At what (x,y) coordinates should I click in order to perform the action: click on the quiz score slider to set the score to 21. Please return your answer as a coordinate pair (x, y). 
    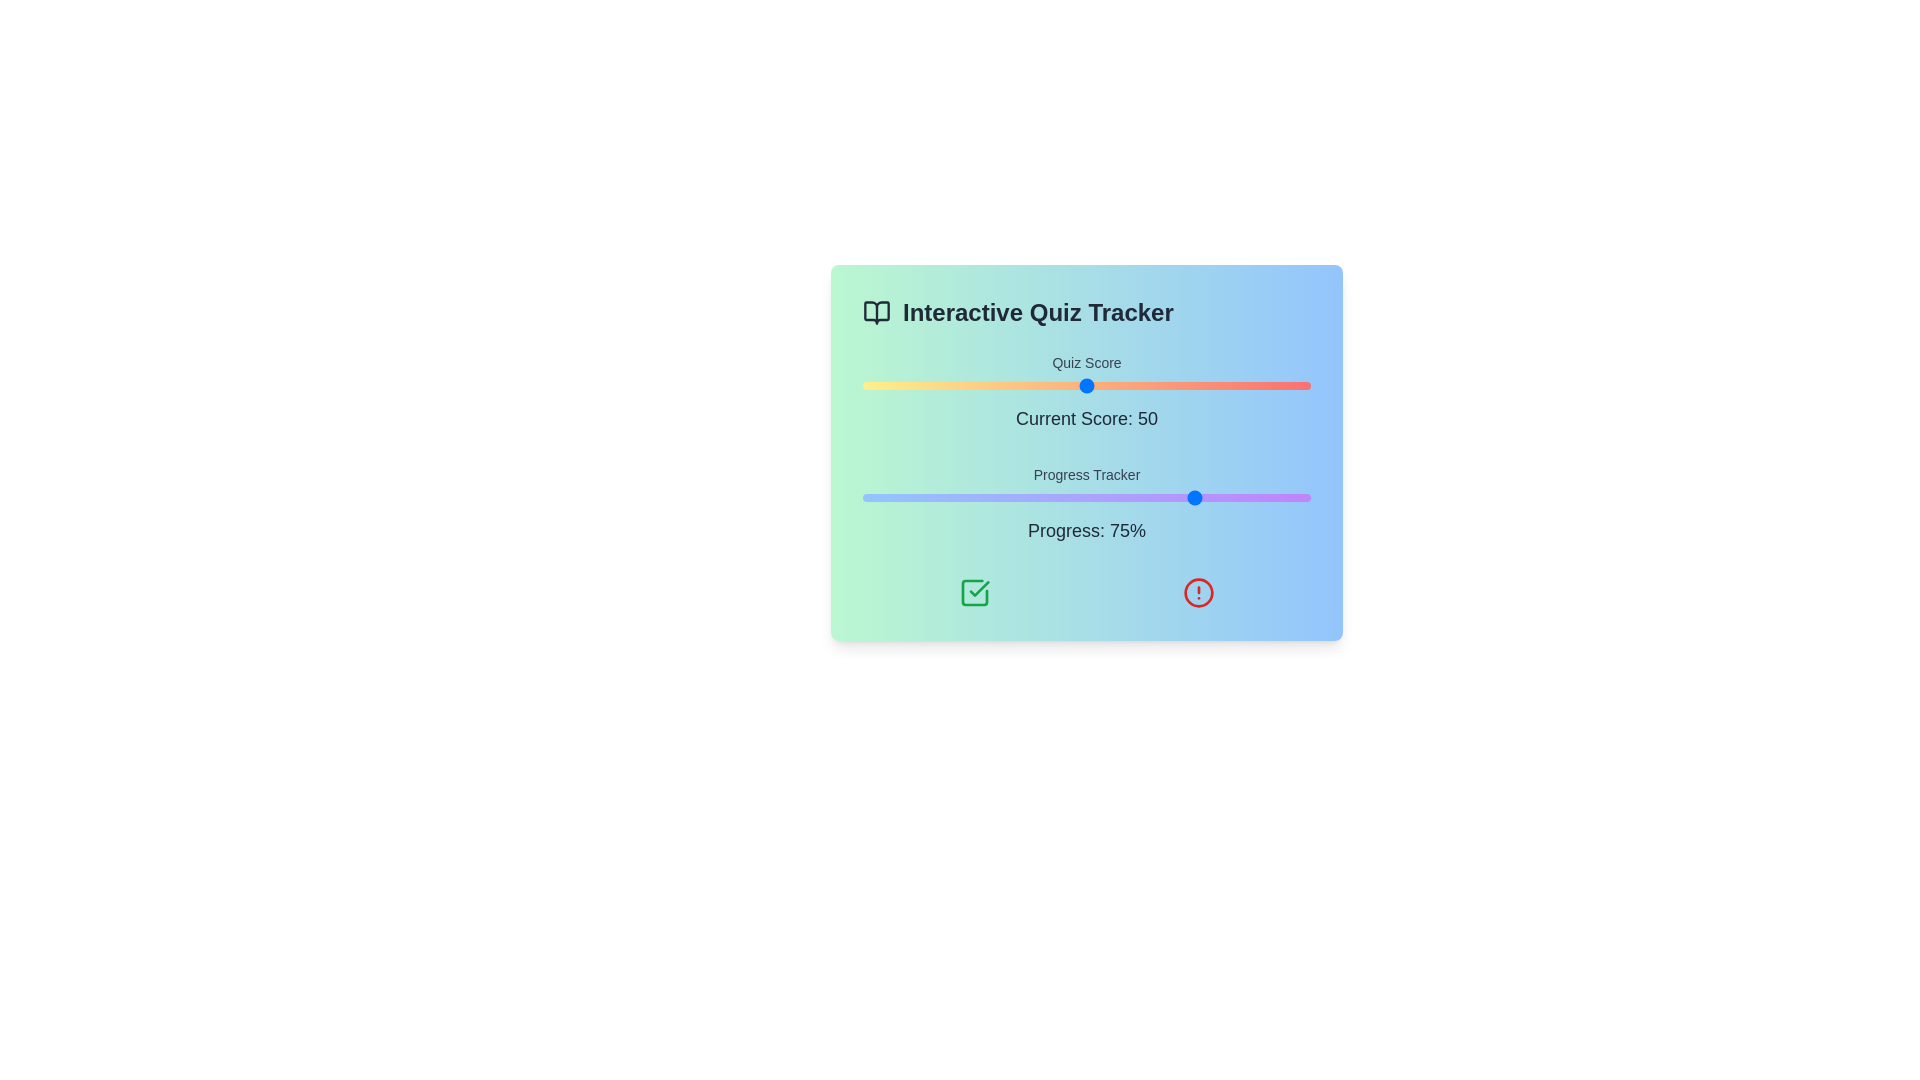
    Looking at the image, I should click on (956, 385).